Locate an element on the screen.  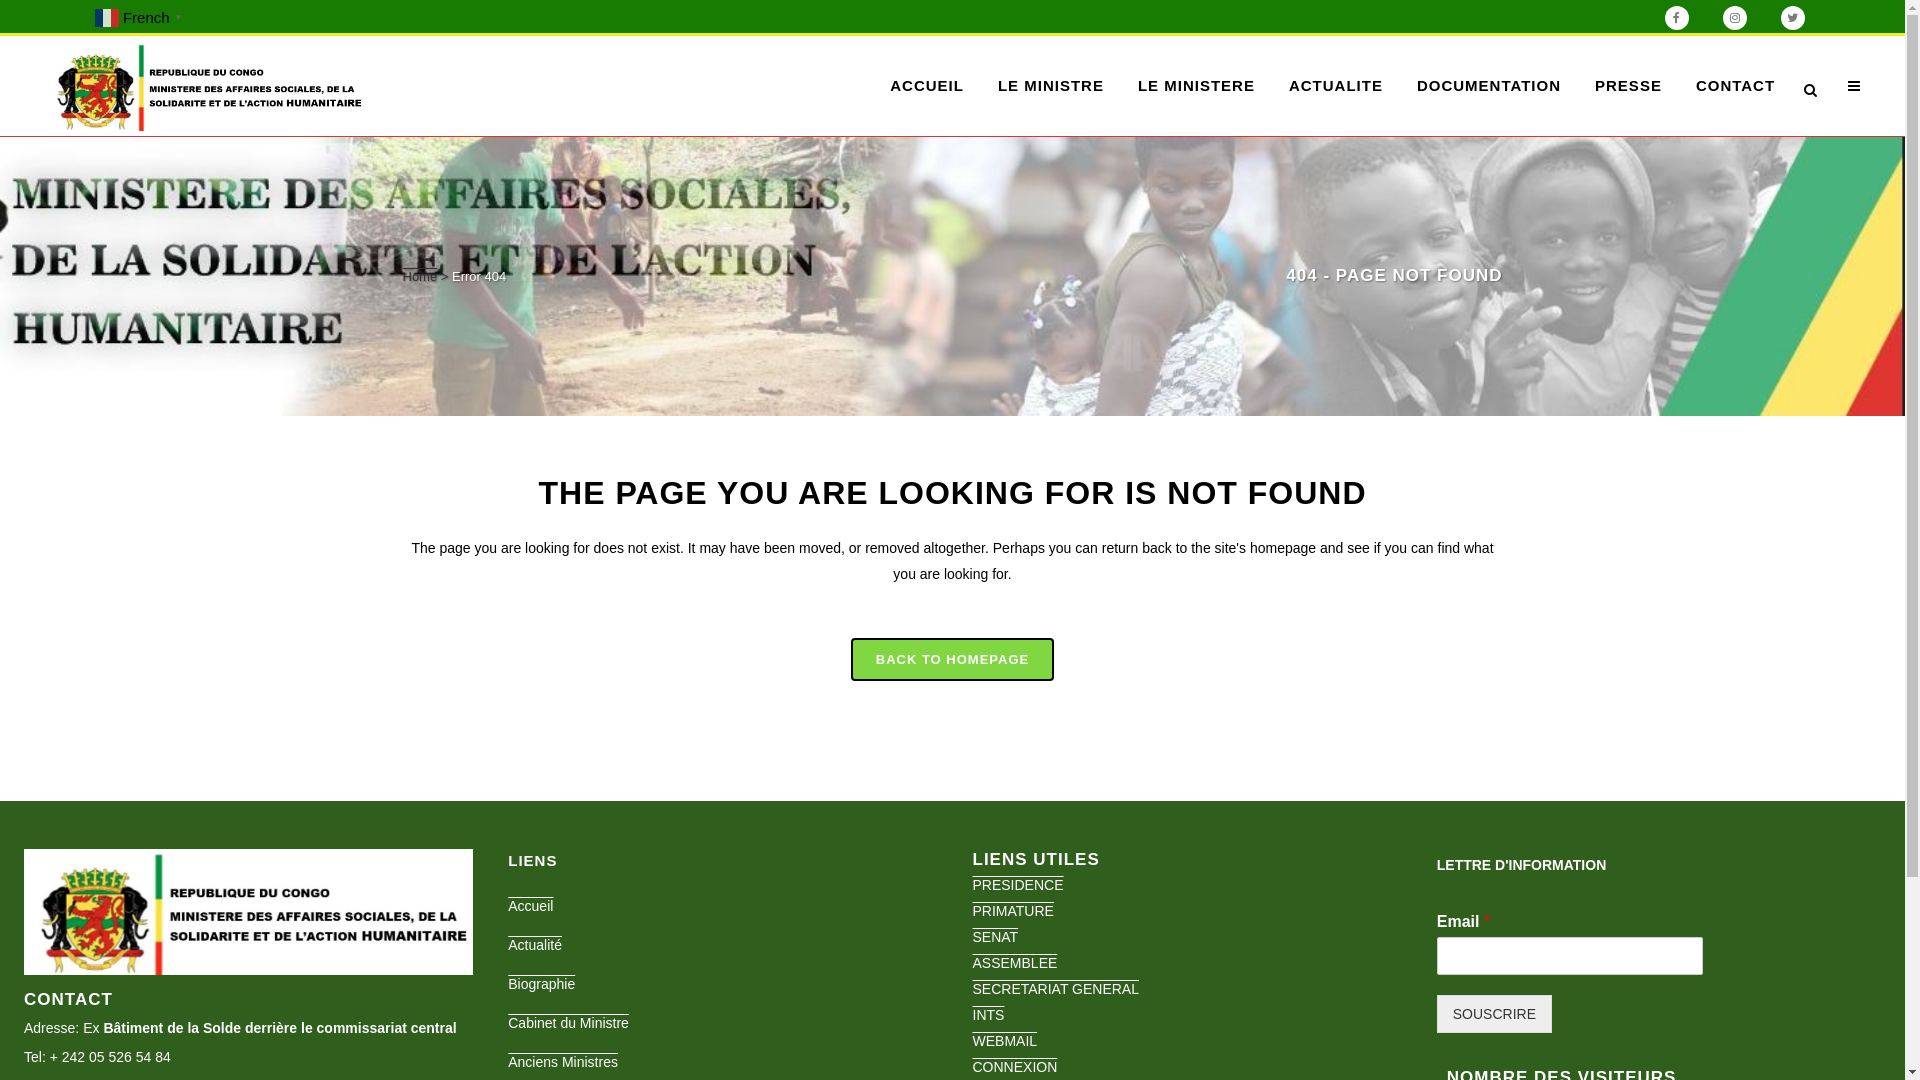
'PRIMATURE' is located at coordinates (1012, 910).